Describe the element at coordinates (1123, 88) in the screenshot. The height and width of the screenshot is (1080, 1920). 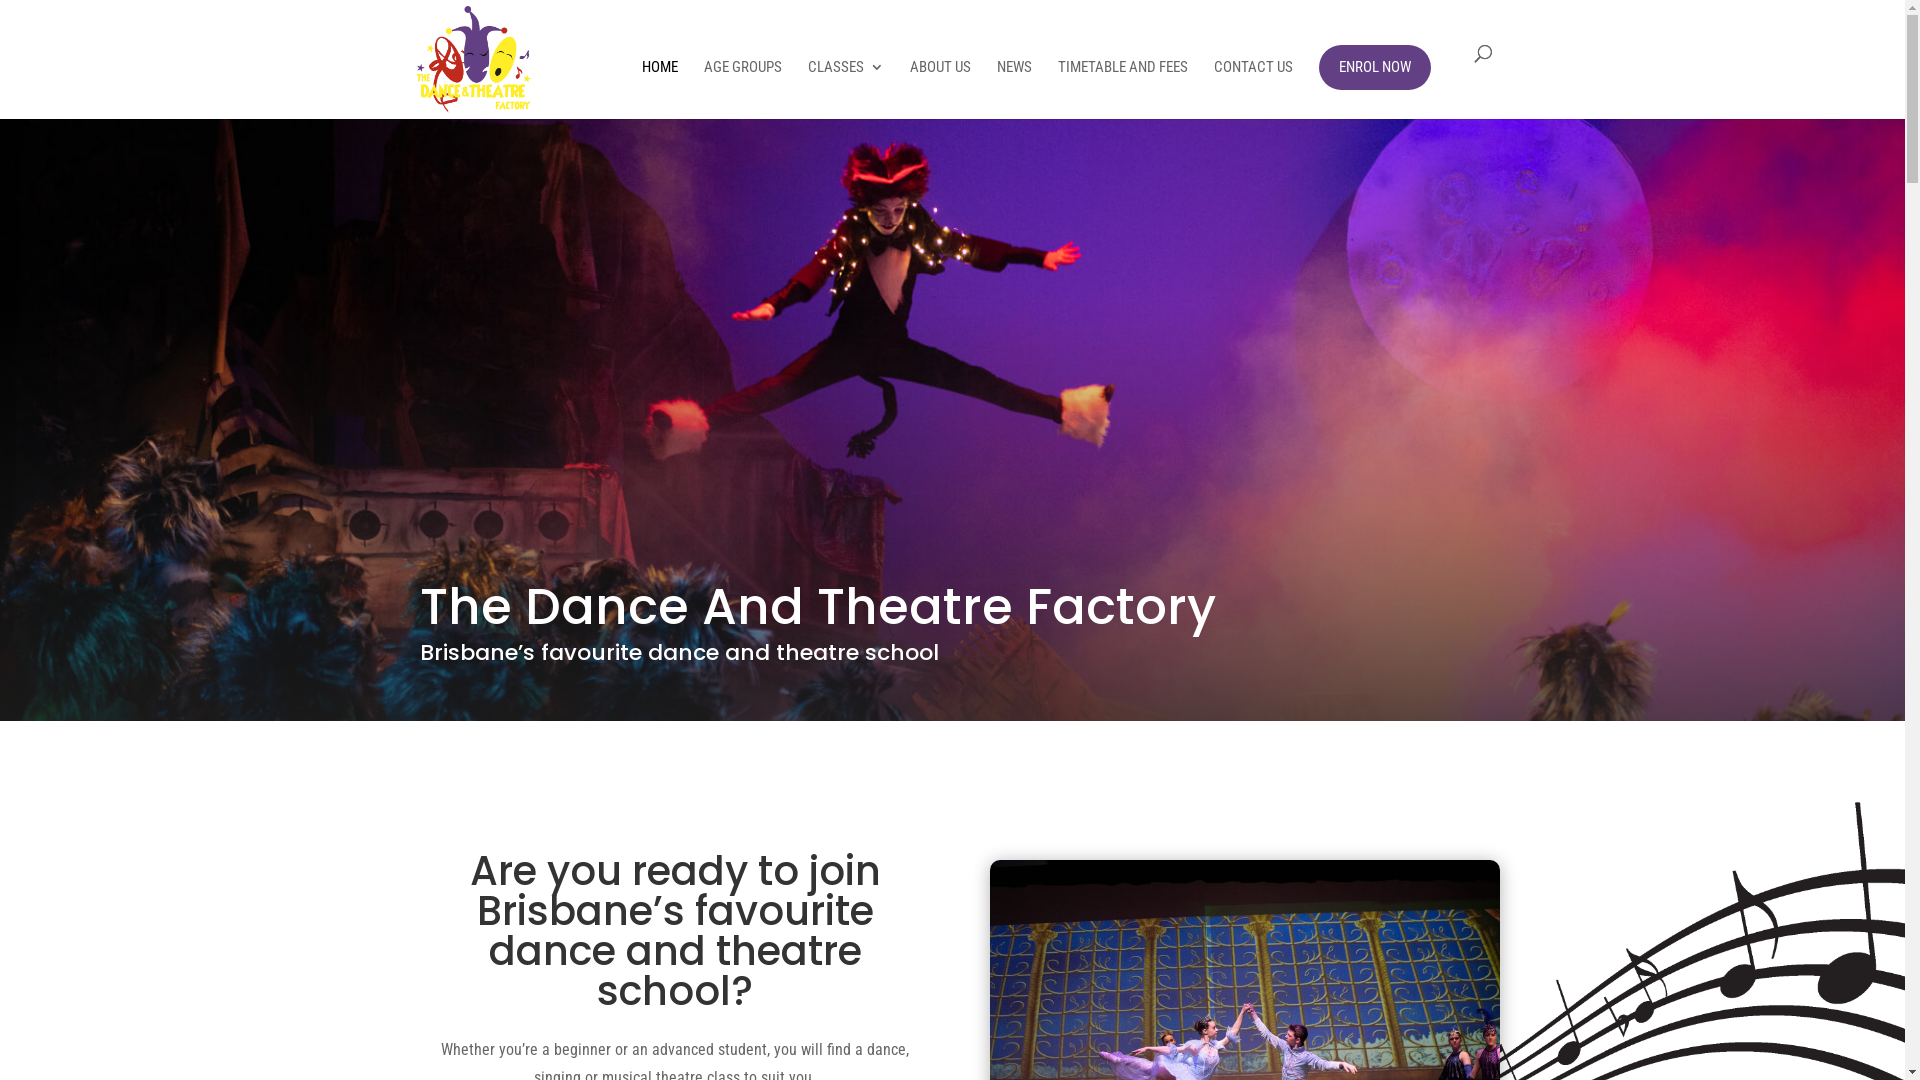
I see `'TIMETABLE AND FEES'` at that location.